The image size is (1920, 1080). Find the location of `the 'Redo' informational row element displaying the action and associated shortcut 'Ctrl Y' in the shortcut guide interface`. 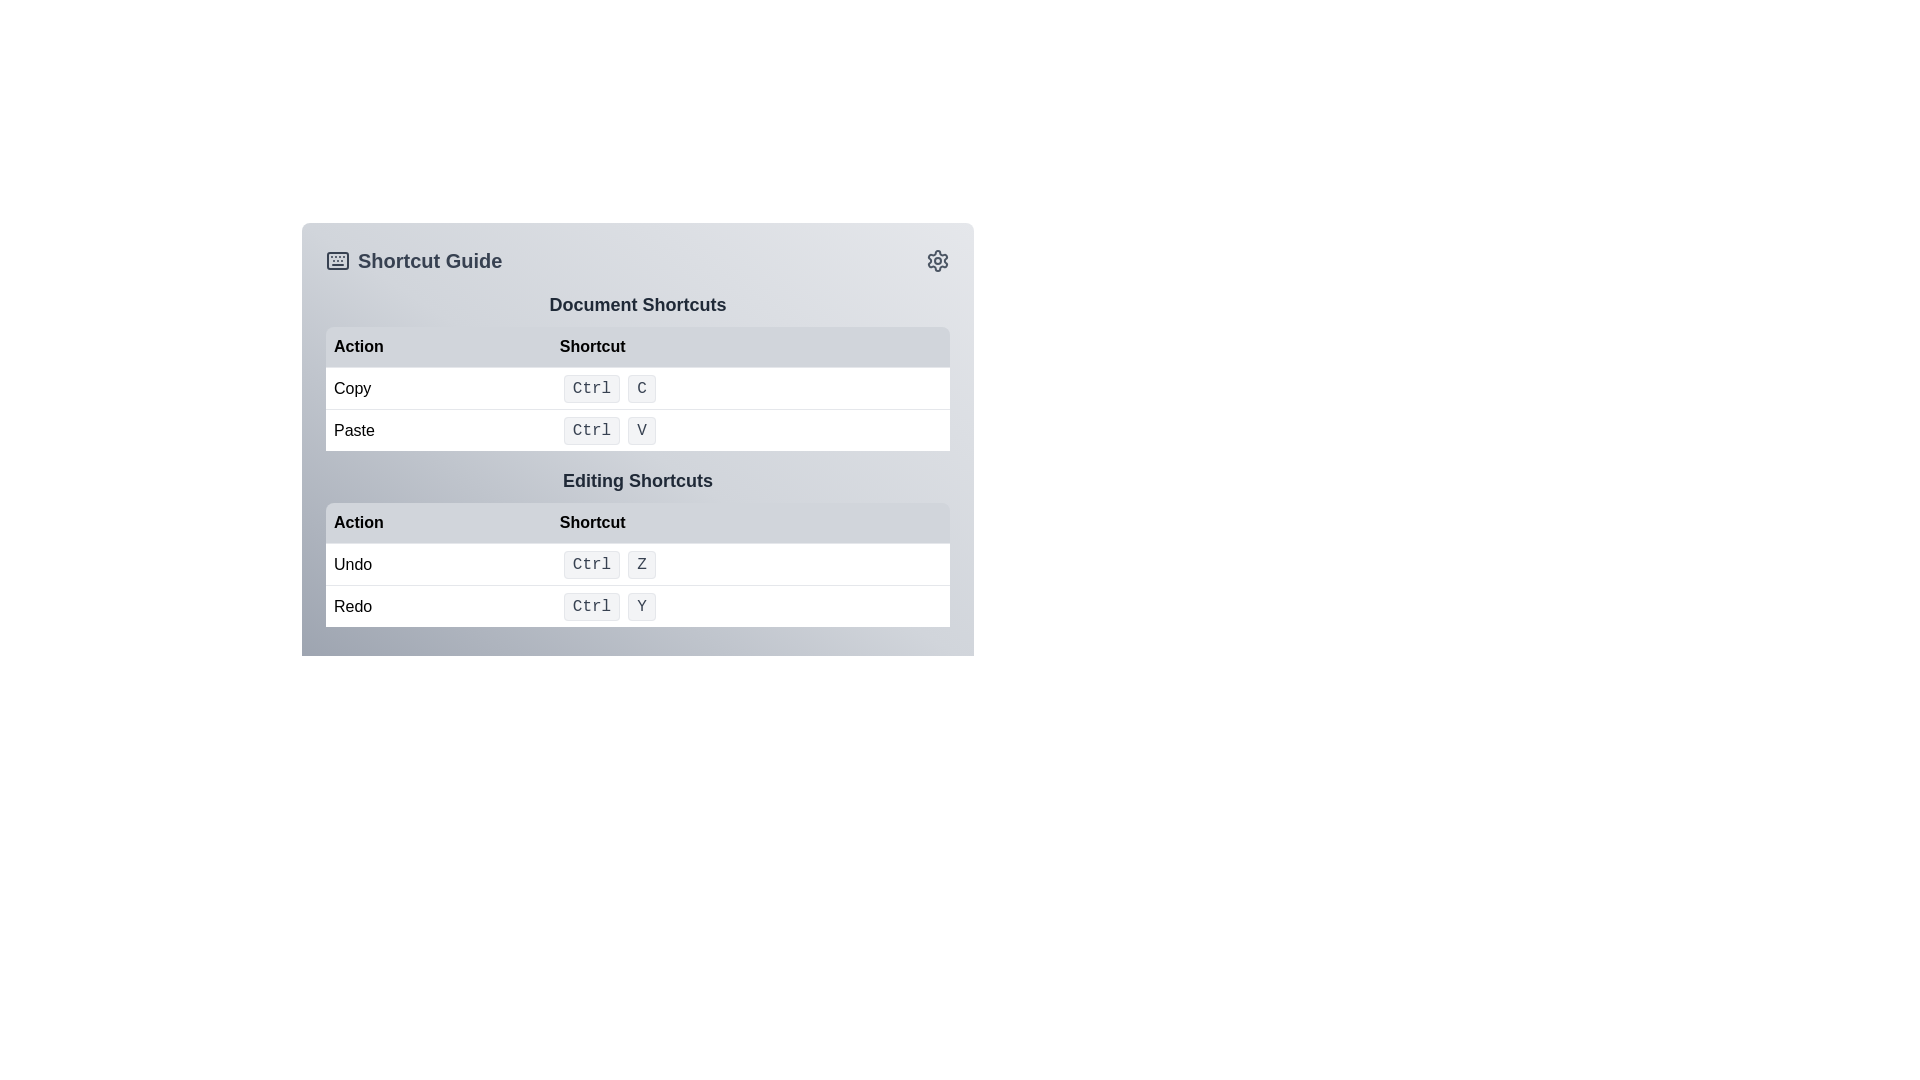

the 'Redo' informational row element displaying the action and associated shortcut 'Ctrl Y' in the shortcut guide interface is located at coordinates (637, 604).